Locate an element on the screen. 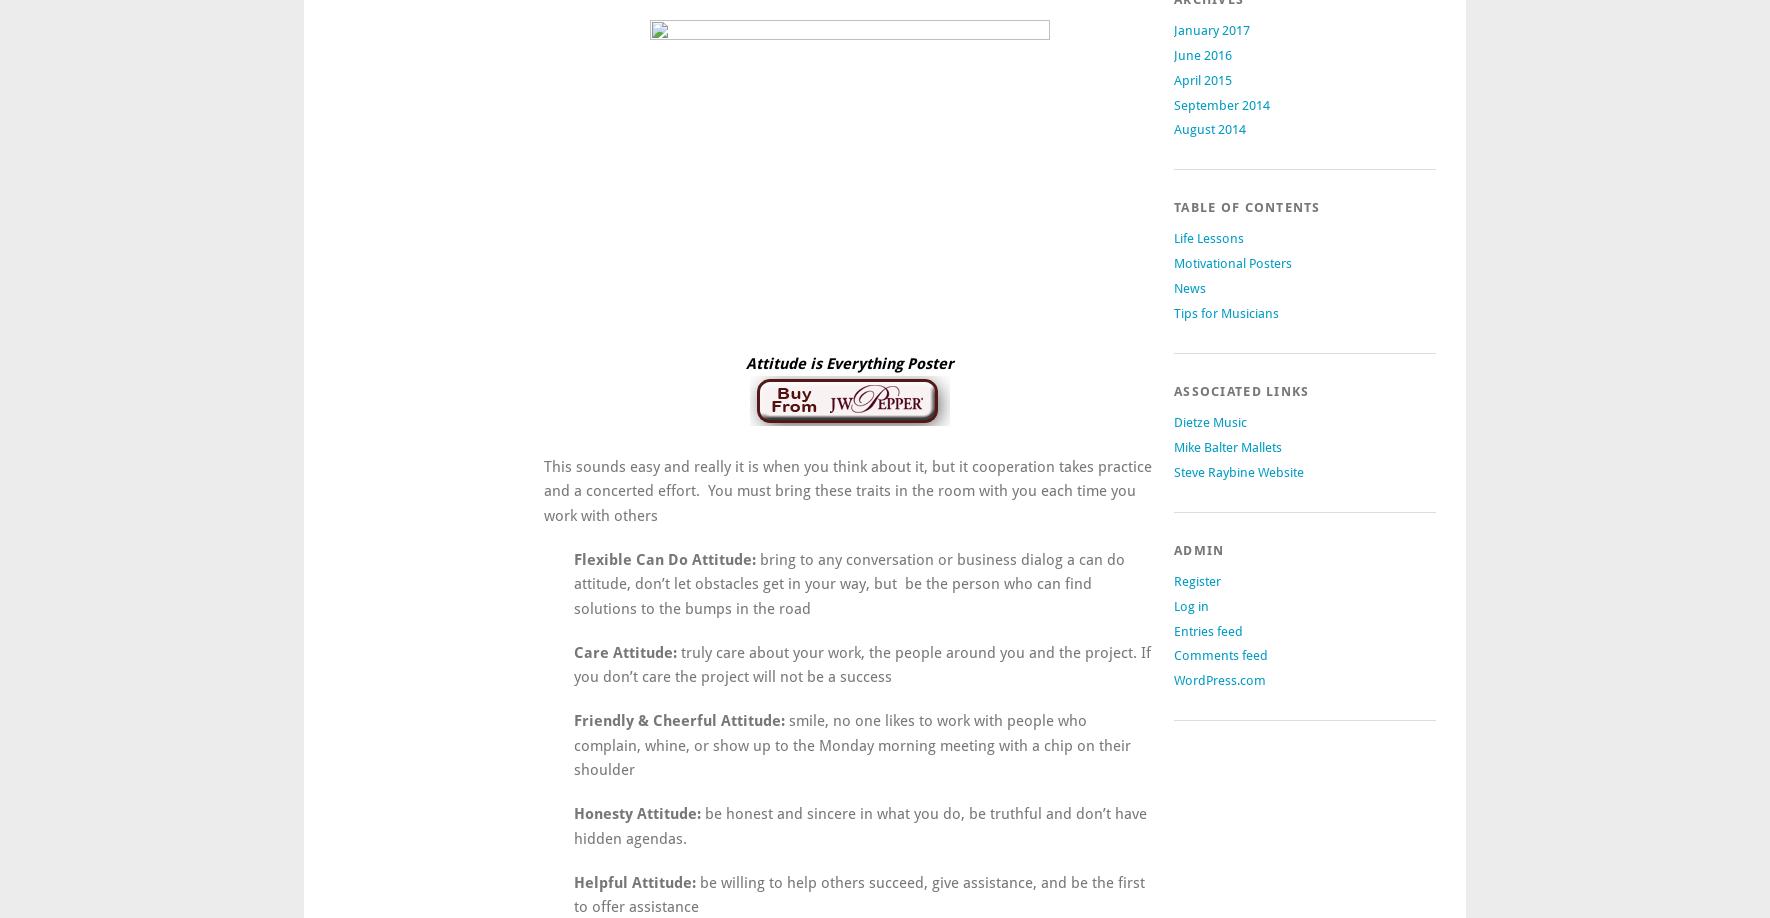 This screenshot has width=1770, height=918. 'be willing to help others succeed, give assistance, and be the first to offer assistance' is located at coordinates (858, 893).